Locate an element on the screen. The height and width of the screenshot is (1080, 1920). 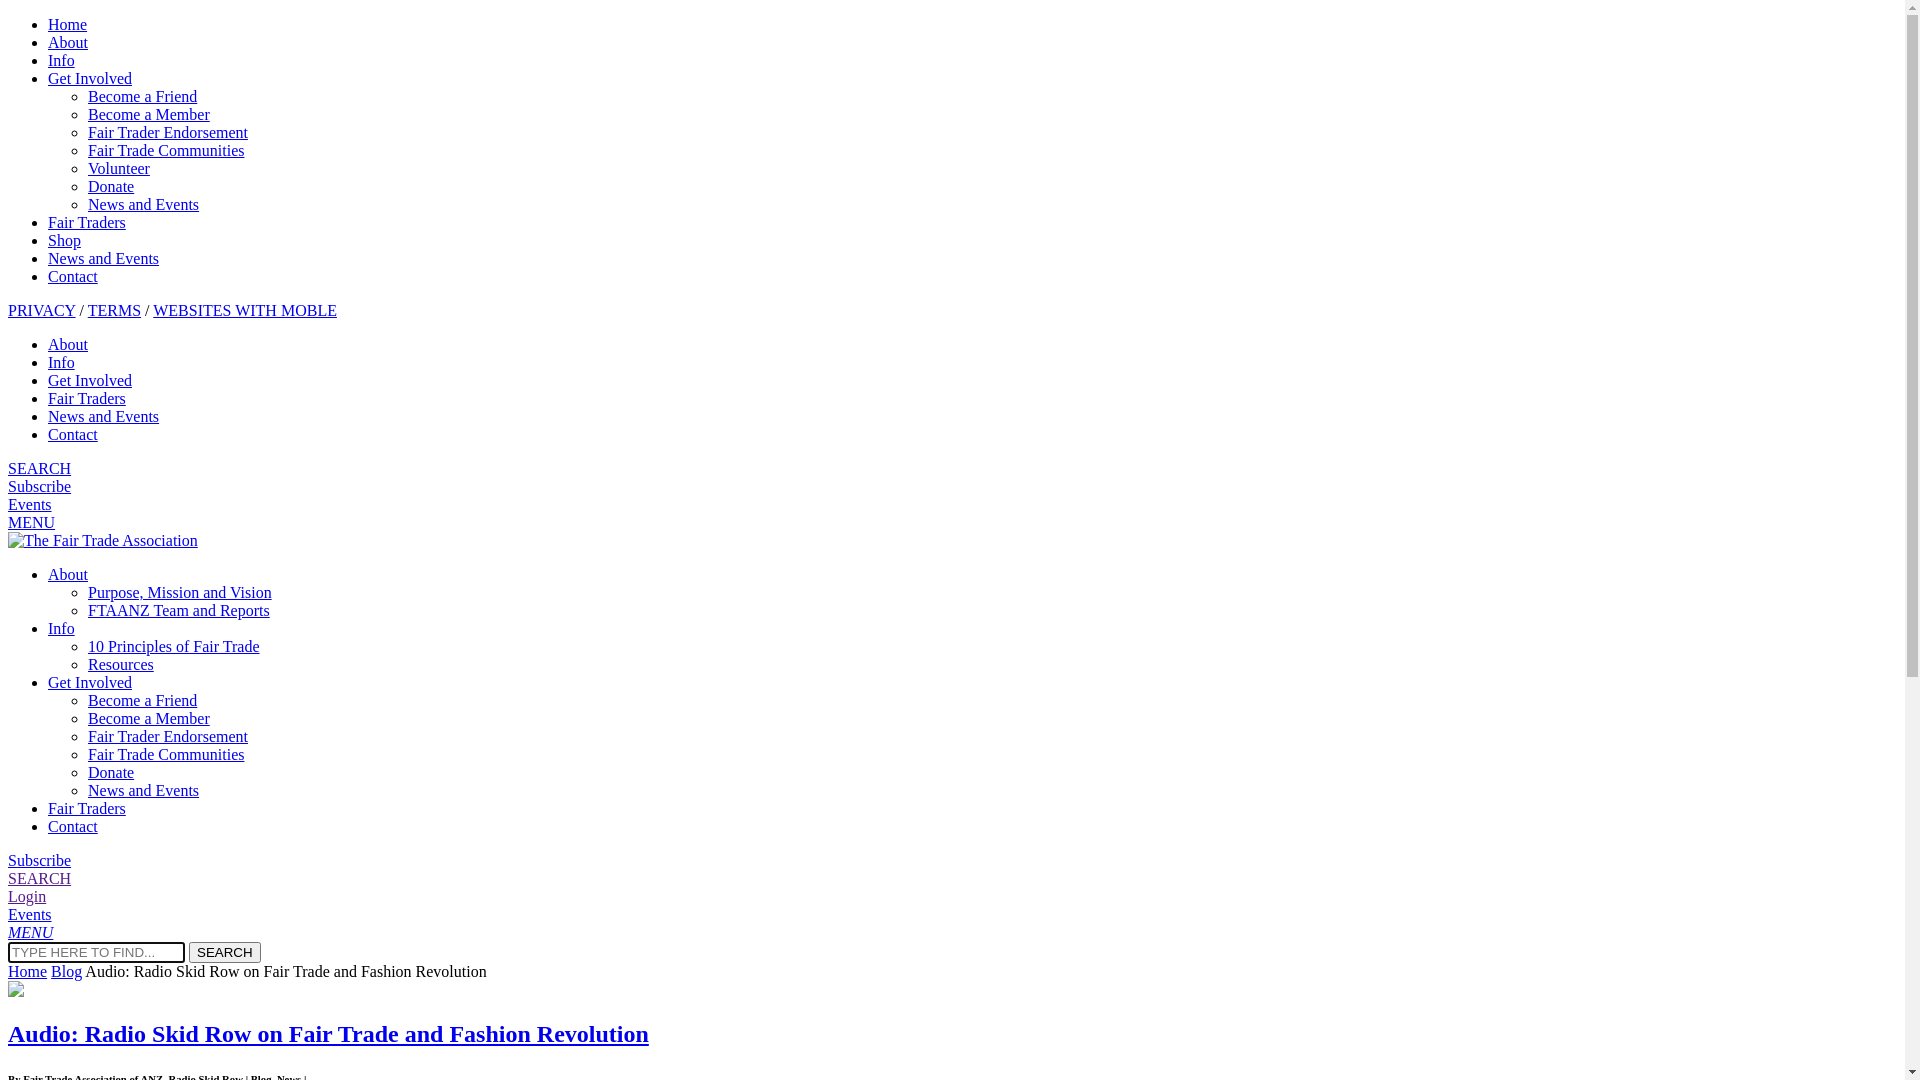
'Fair Trader Endorsement' is located at coordinates (168, 736).